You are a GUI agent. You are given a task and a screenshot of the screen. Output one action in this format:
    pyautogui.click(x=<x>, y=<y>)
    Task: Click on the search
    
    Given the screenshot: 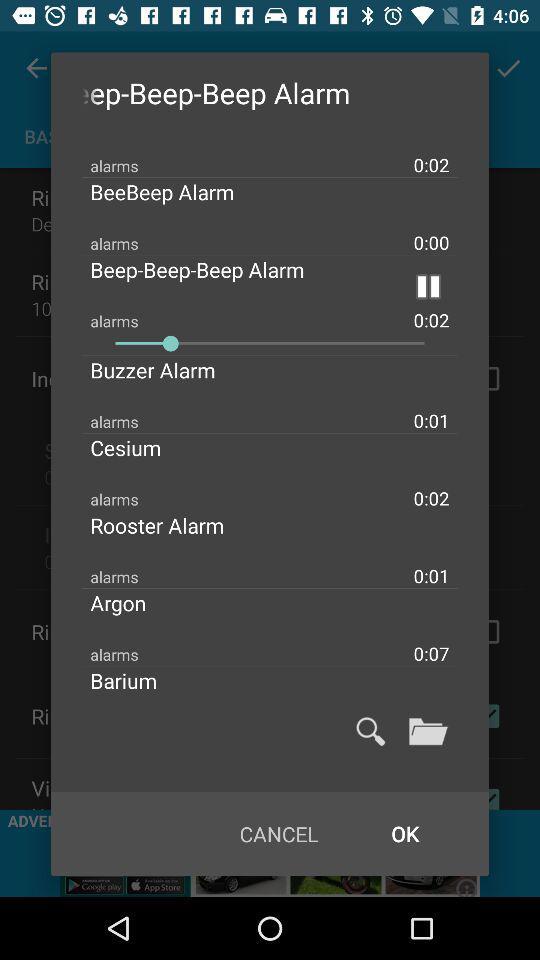 What is the action you would take?
    pyautogui.click(x=369, y=730)
    